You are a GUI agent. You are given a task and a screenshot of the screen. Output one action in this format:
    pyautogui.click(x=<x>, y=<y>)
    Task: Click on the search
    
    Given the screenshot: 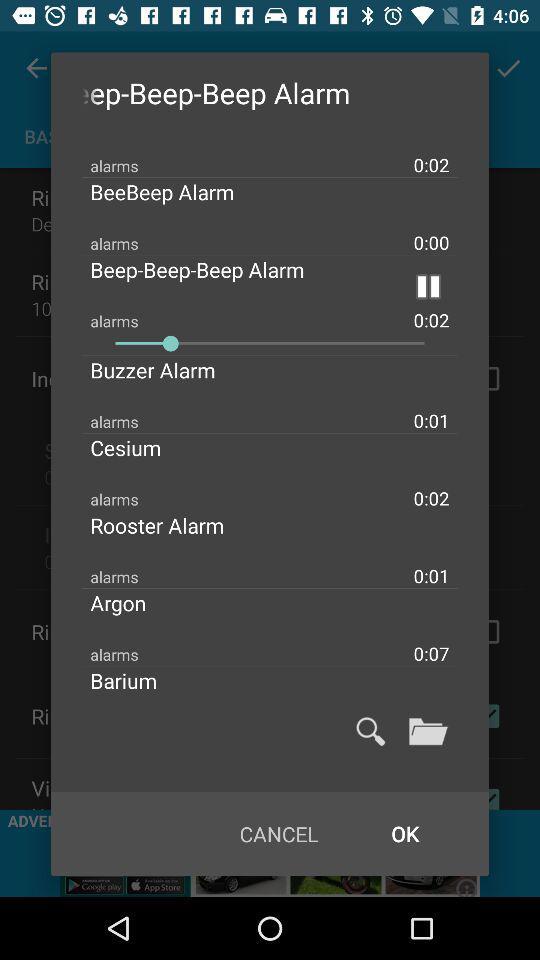 What is the action you would take?
    pyautogui.click(x=369, y=730)
    